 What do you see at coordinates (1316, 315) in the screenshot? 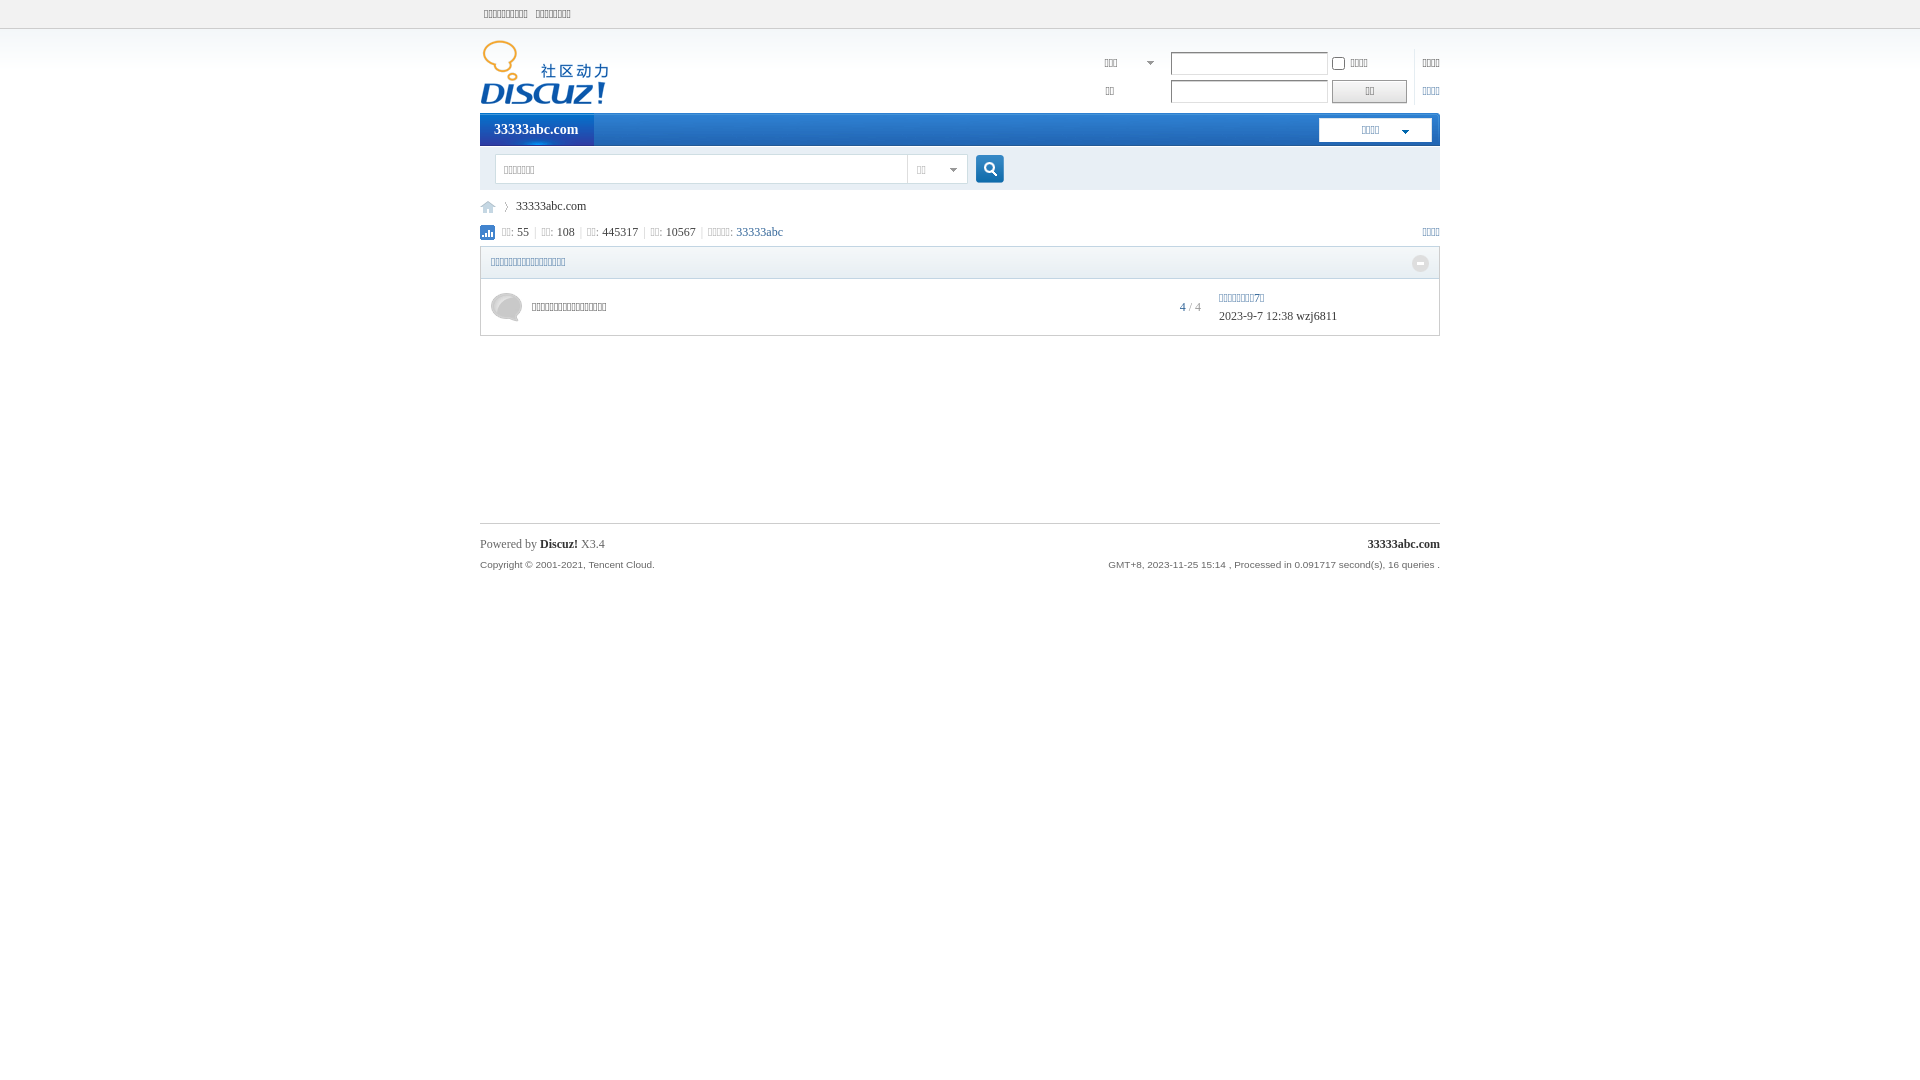
I see `'wzj6811'` at bounding box center [1316, 315].